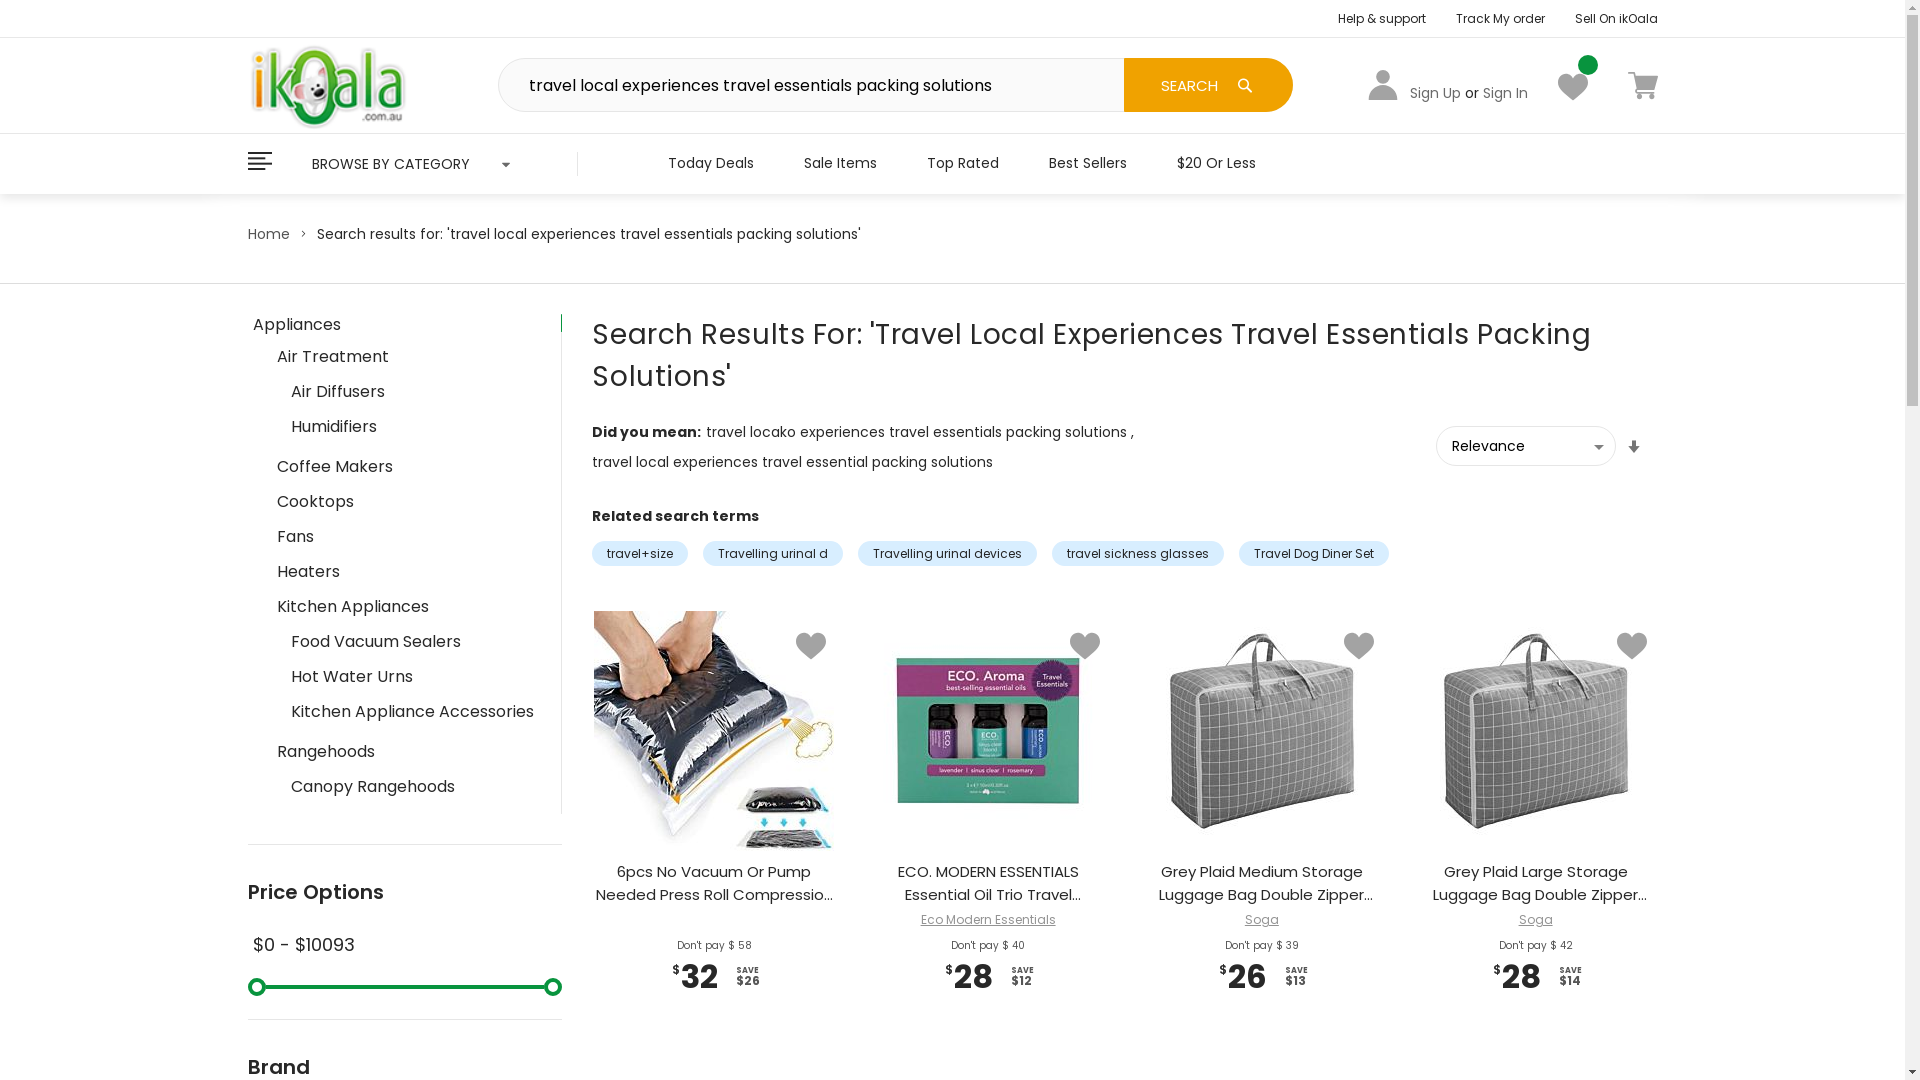  What do you see at coordinates (963, 161) in the screenshot?
I see `'Top Rated'` at bounding box center [963, 161].